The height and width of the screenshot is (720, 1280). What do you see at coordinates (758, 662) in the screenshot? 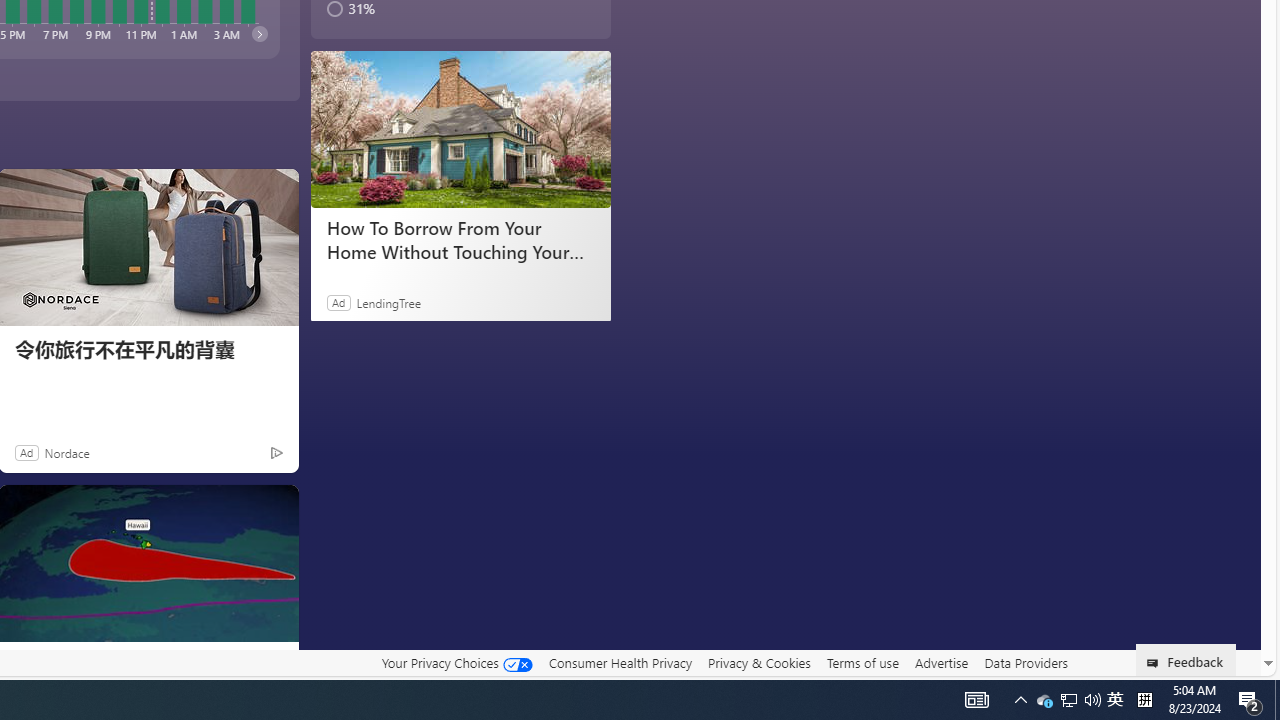
I see `'Privacy & Cookies'` at bounding box center [758, 662].